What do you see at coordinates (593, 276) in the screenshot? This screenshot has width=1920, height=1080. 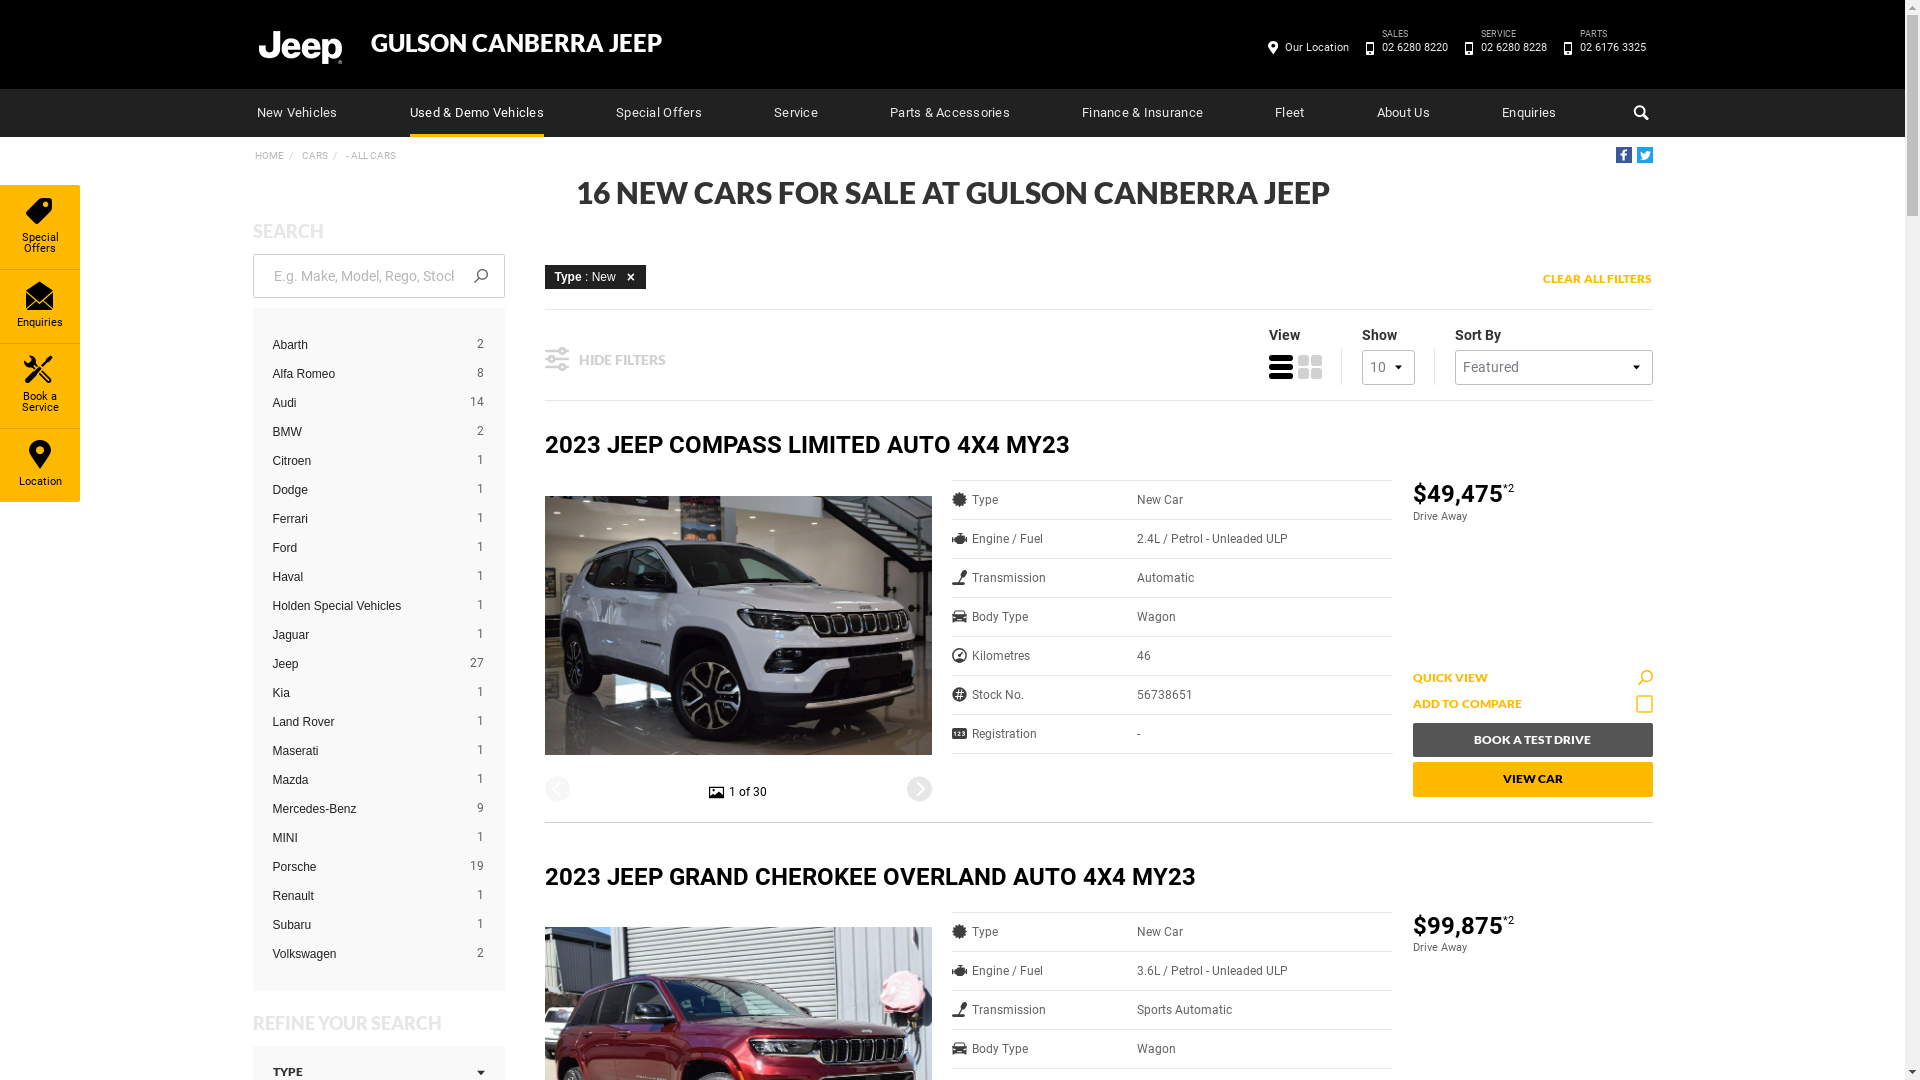 I see `'Type : New'` at bounding box center [593, 276].